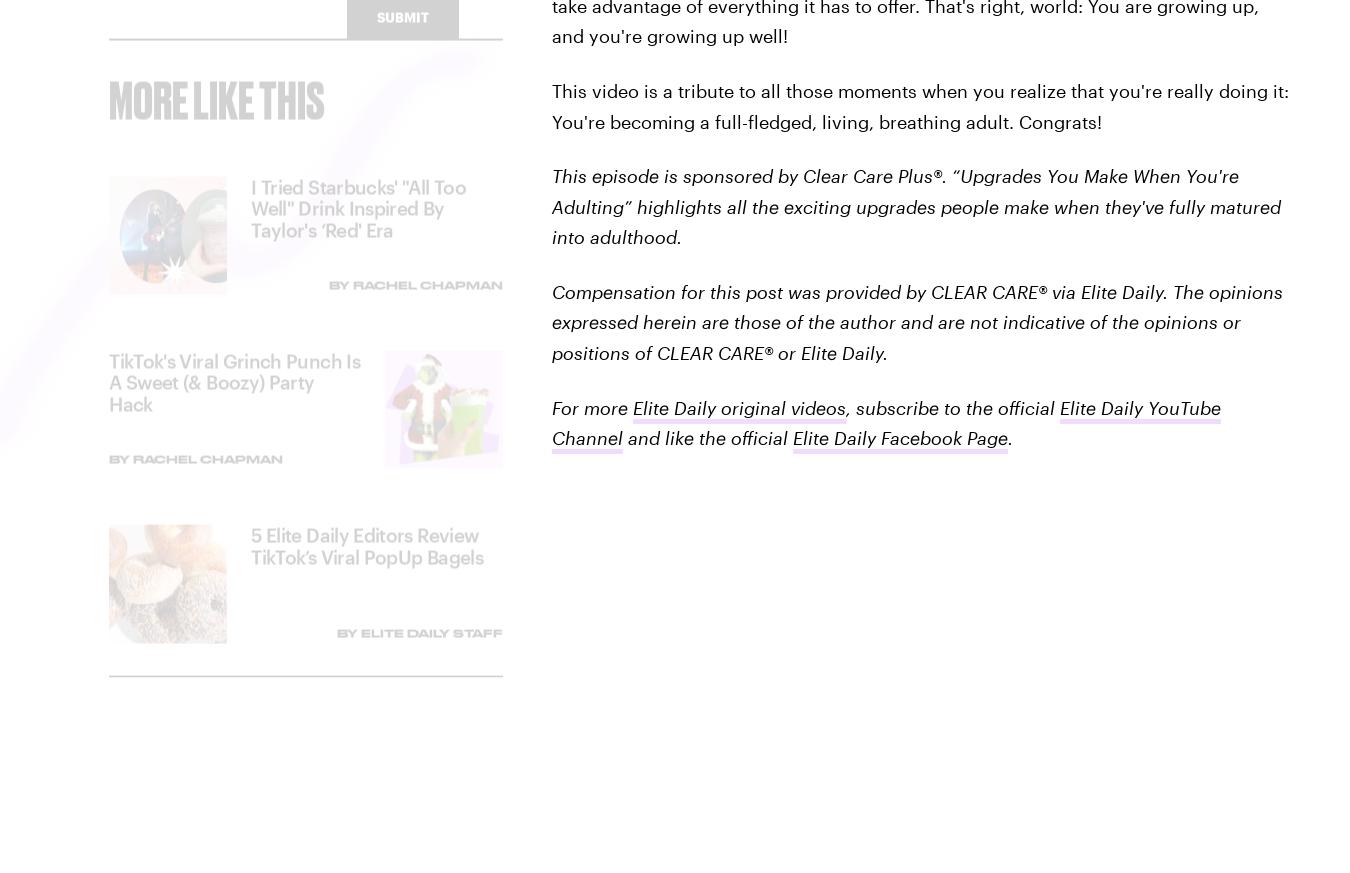 The height and width of the screenshot is (873, 1350). Describe the element at coordinates (233, 397) in the screenshot. I see `'TikTok's Viral Grinch Punch Is A Sweet (& Boozy) Party Hack'` at that location.